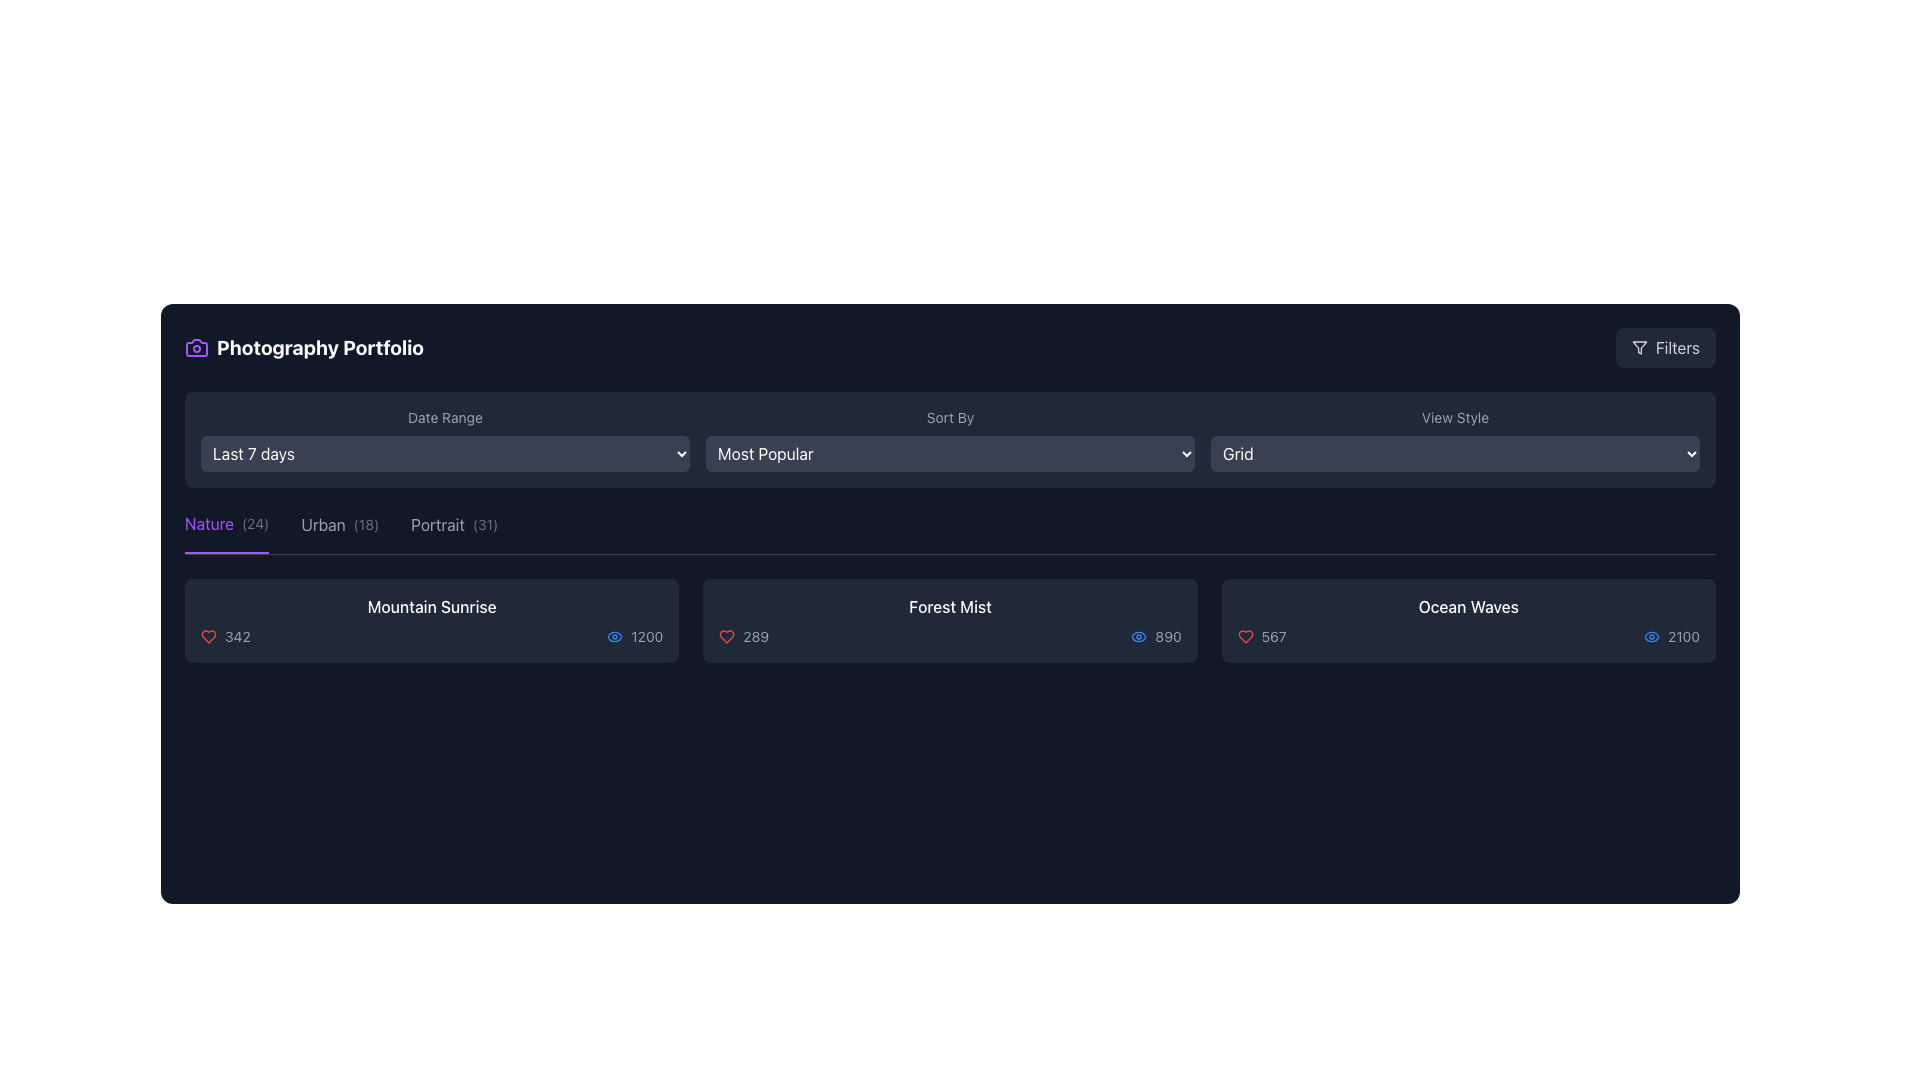 The width and height of the screenshot is (1920, 1080). Describe the element at coordinates (444, 416) in the screenshot. I see `the static text label that describes the dropdown menu for date ranges, located under the 'Photography Portfolio' header` at that location.